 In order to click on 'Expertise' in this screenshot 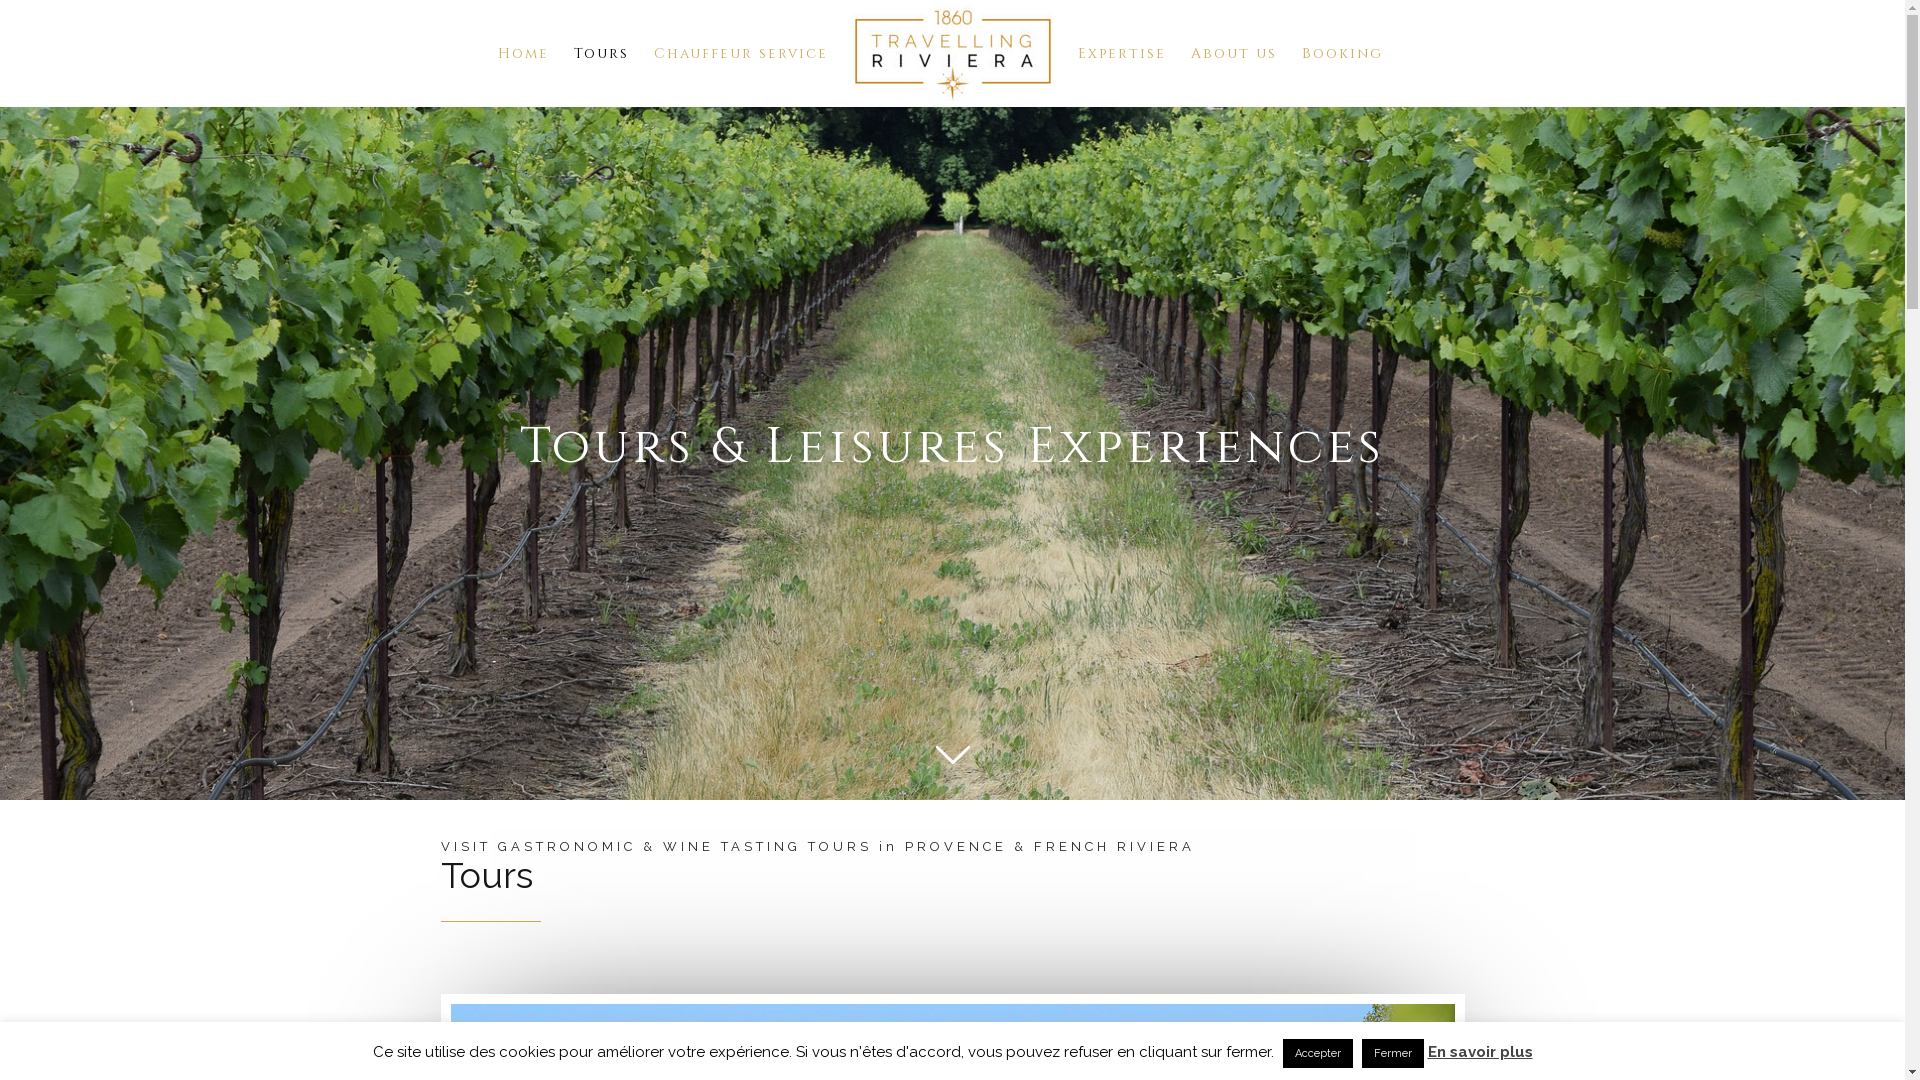, I will do `click(1122, 53)`.